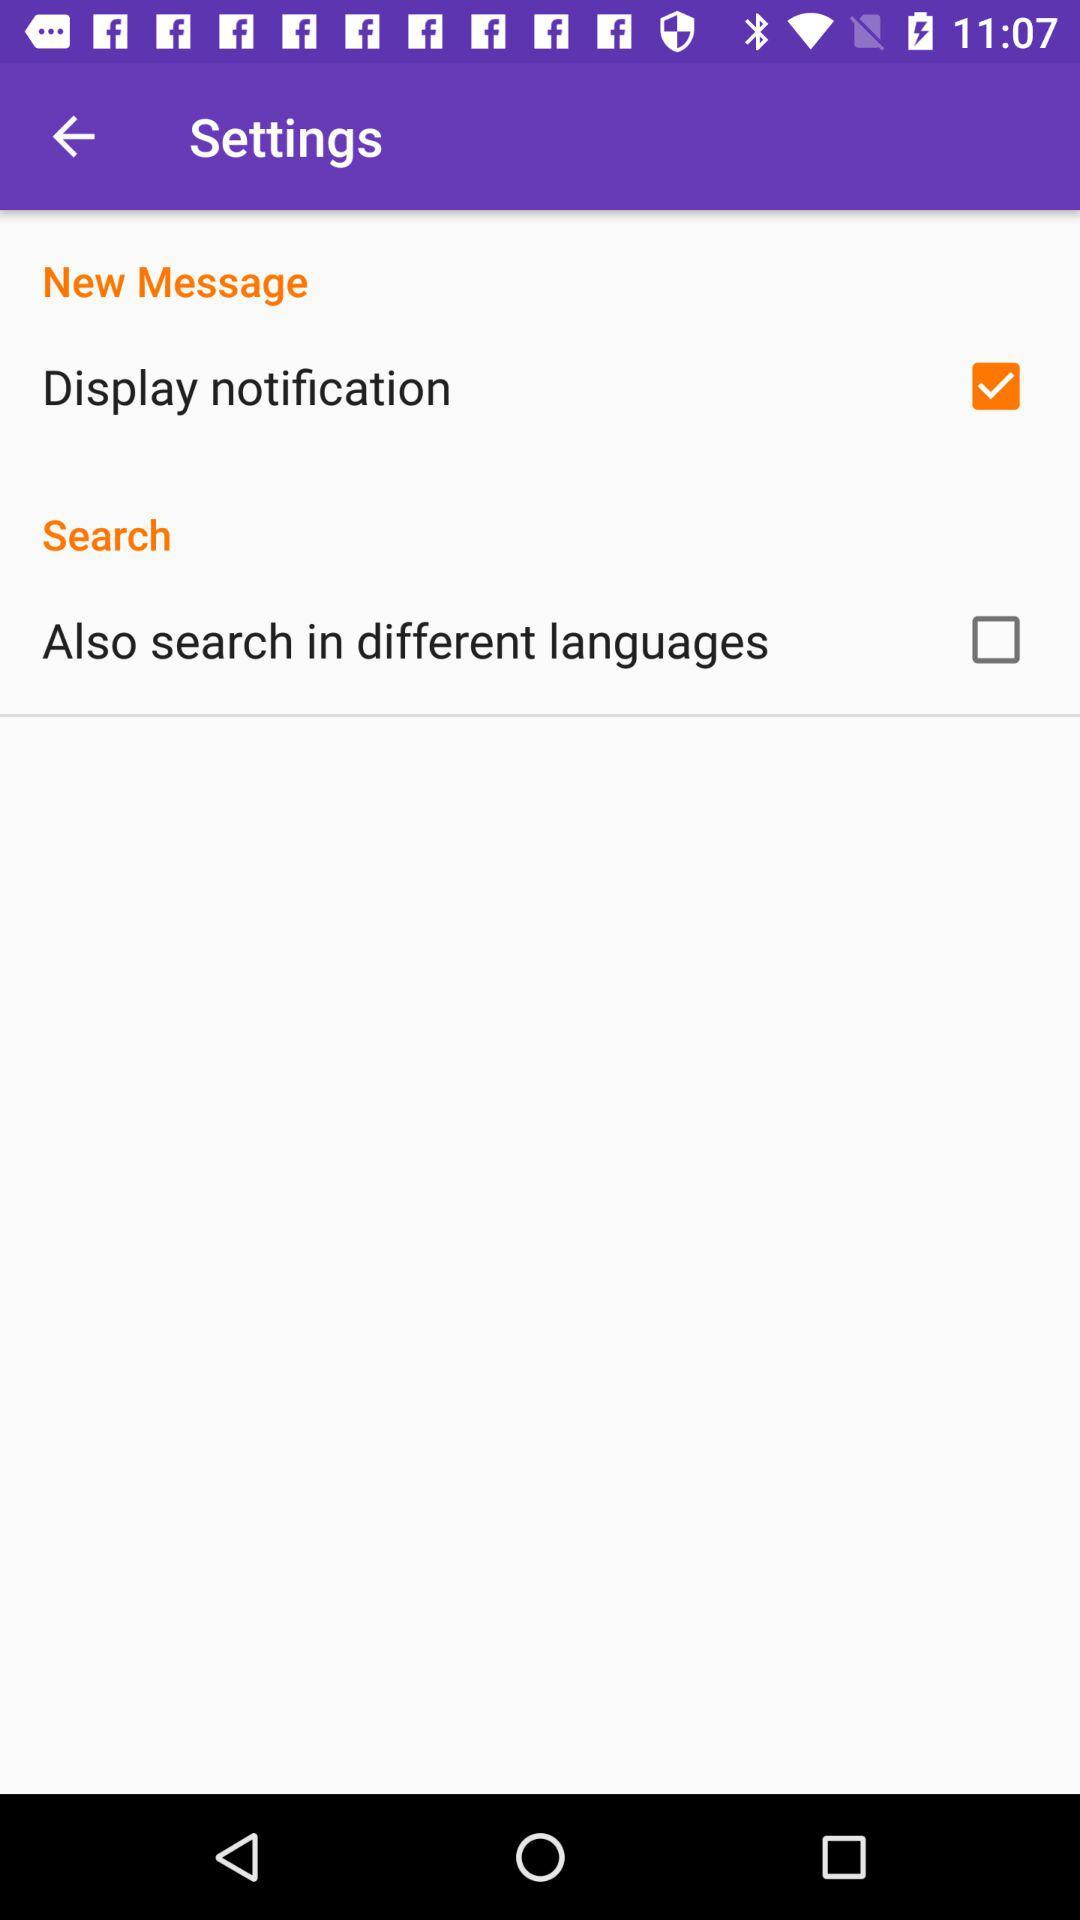 The height and width of the screenshot is (1920, 1080). What do you see at coordinates (72, 135) in the screenshot?
I see `the item next to settings item` at bounding box center [72, 135].